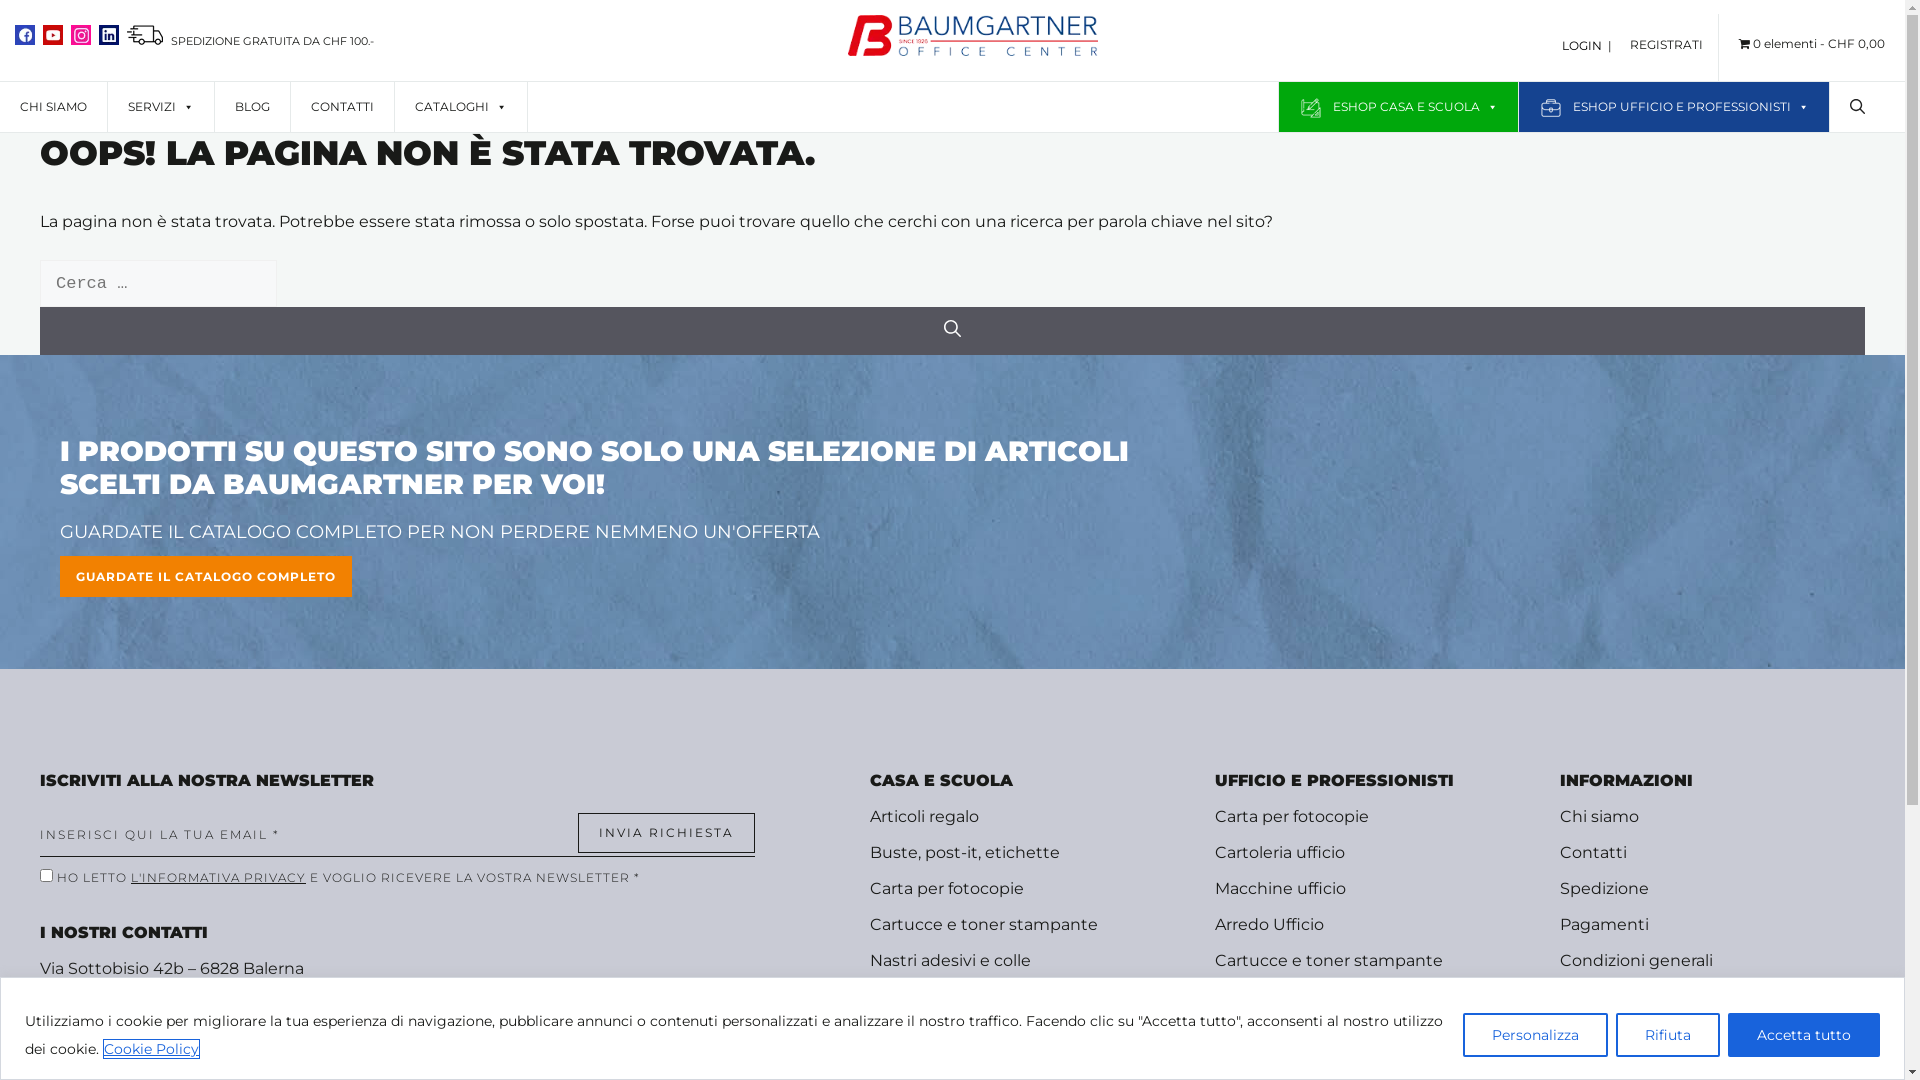 The width and height of the screenshot is (1920, 1080). What do you see at coordinates (1604, 887) in the screenshot?
I see `'Spedizione'` at bounding box center [1604, 887].